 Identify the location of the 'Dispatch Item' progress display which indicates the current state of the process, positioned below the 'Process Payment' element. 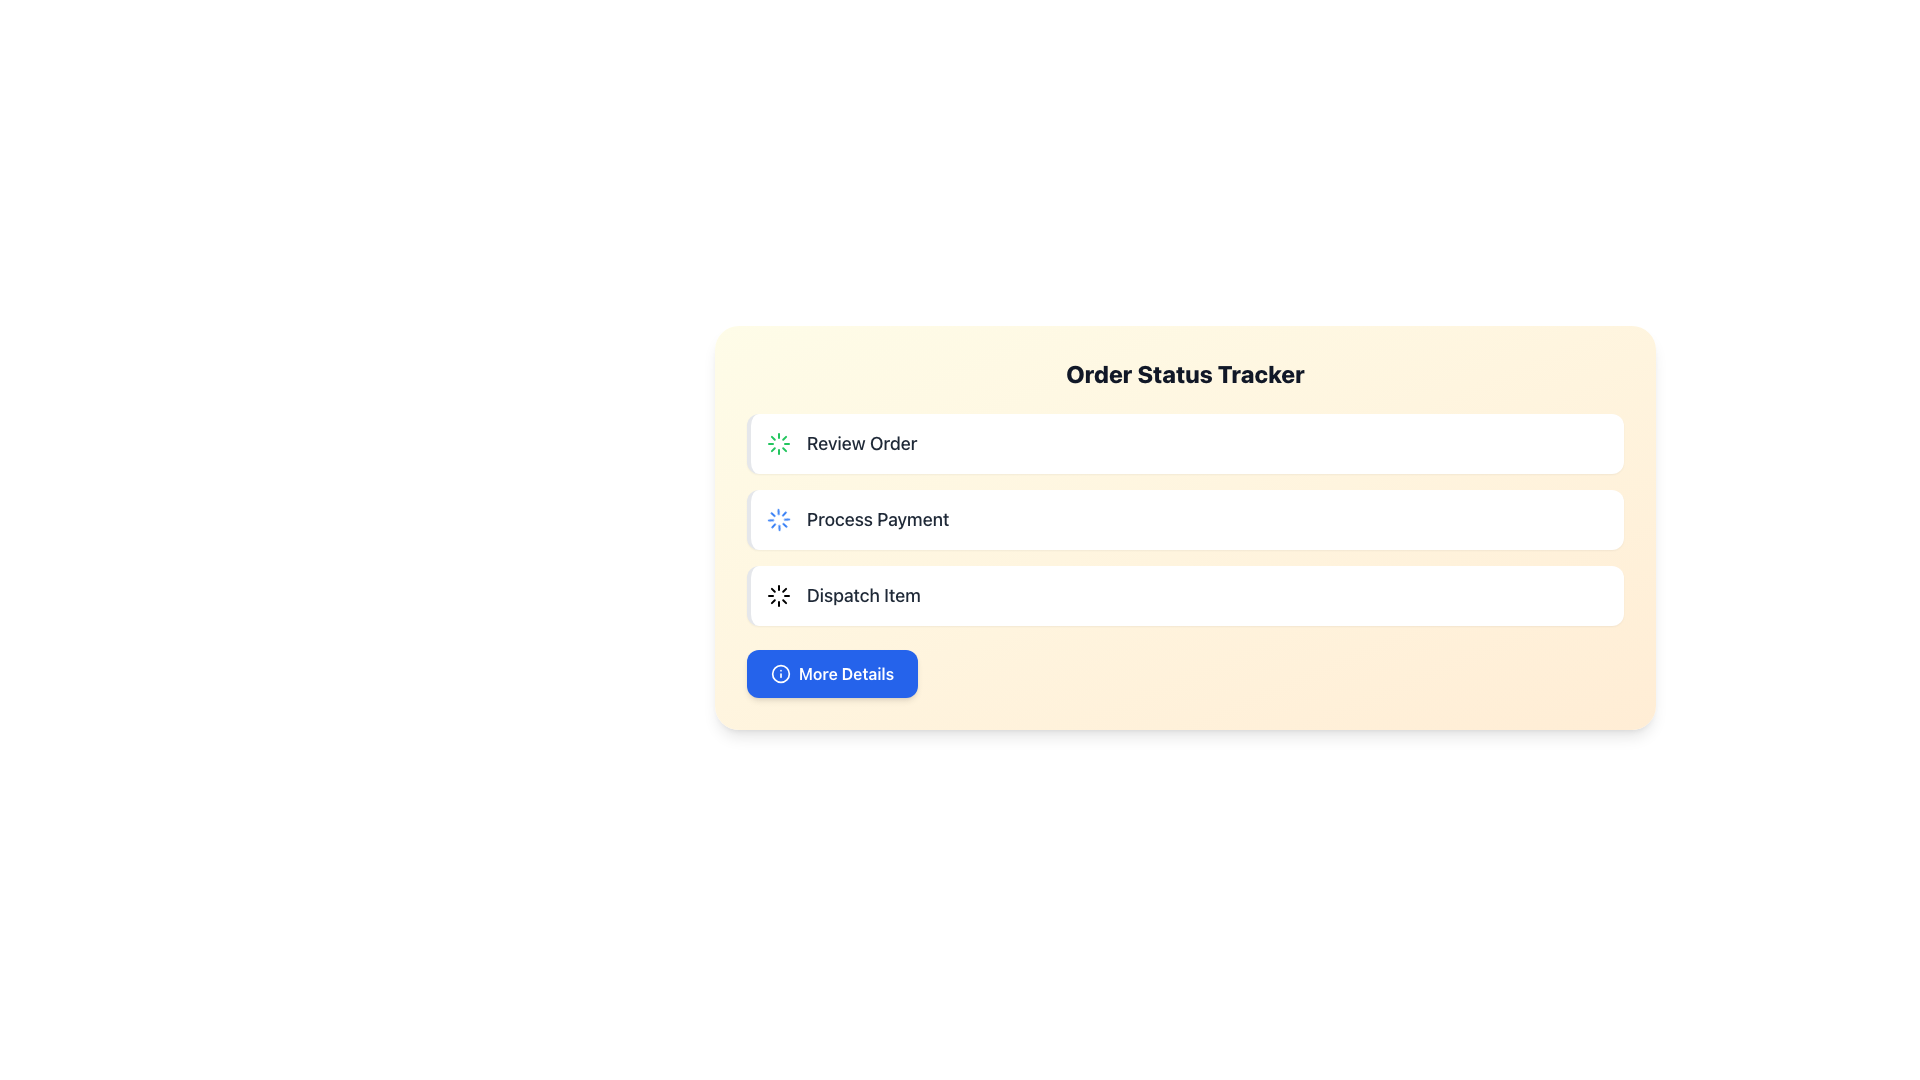
(1185, 595).